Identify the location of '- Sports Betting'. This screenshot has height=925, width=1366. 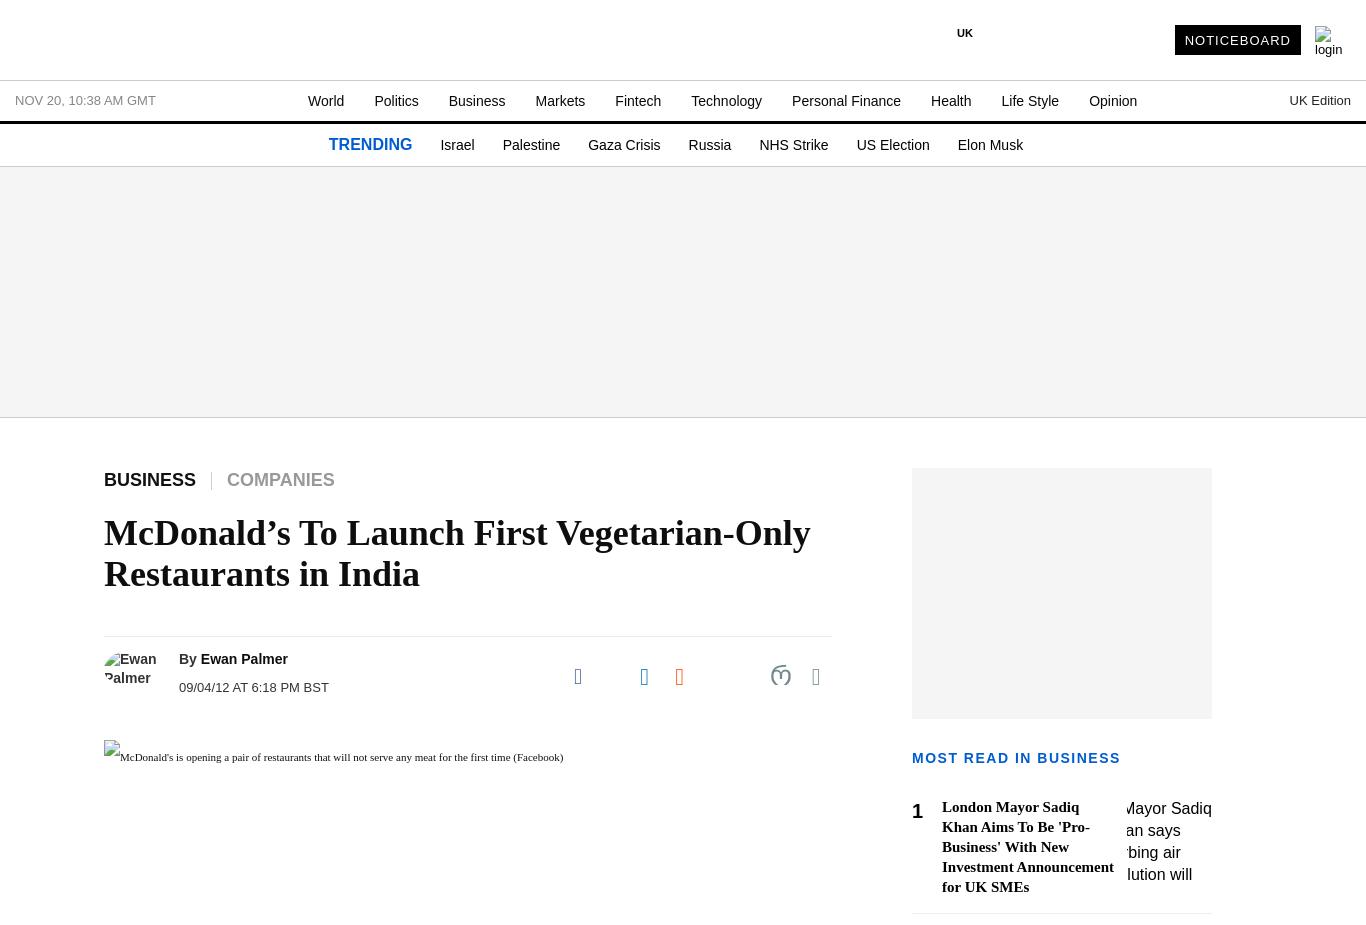
(62, 837).